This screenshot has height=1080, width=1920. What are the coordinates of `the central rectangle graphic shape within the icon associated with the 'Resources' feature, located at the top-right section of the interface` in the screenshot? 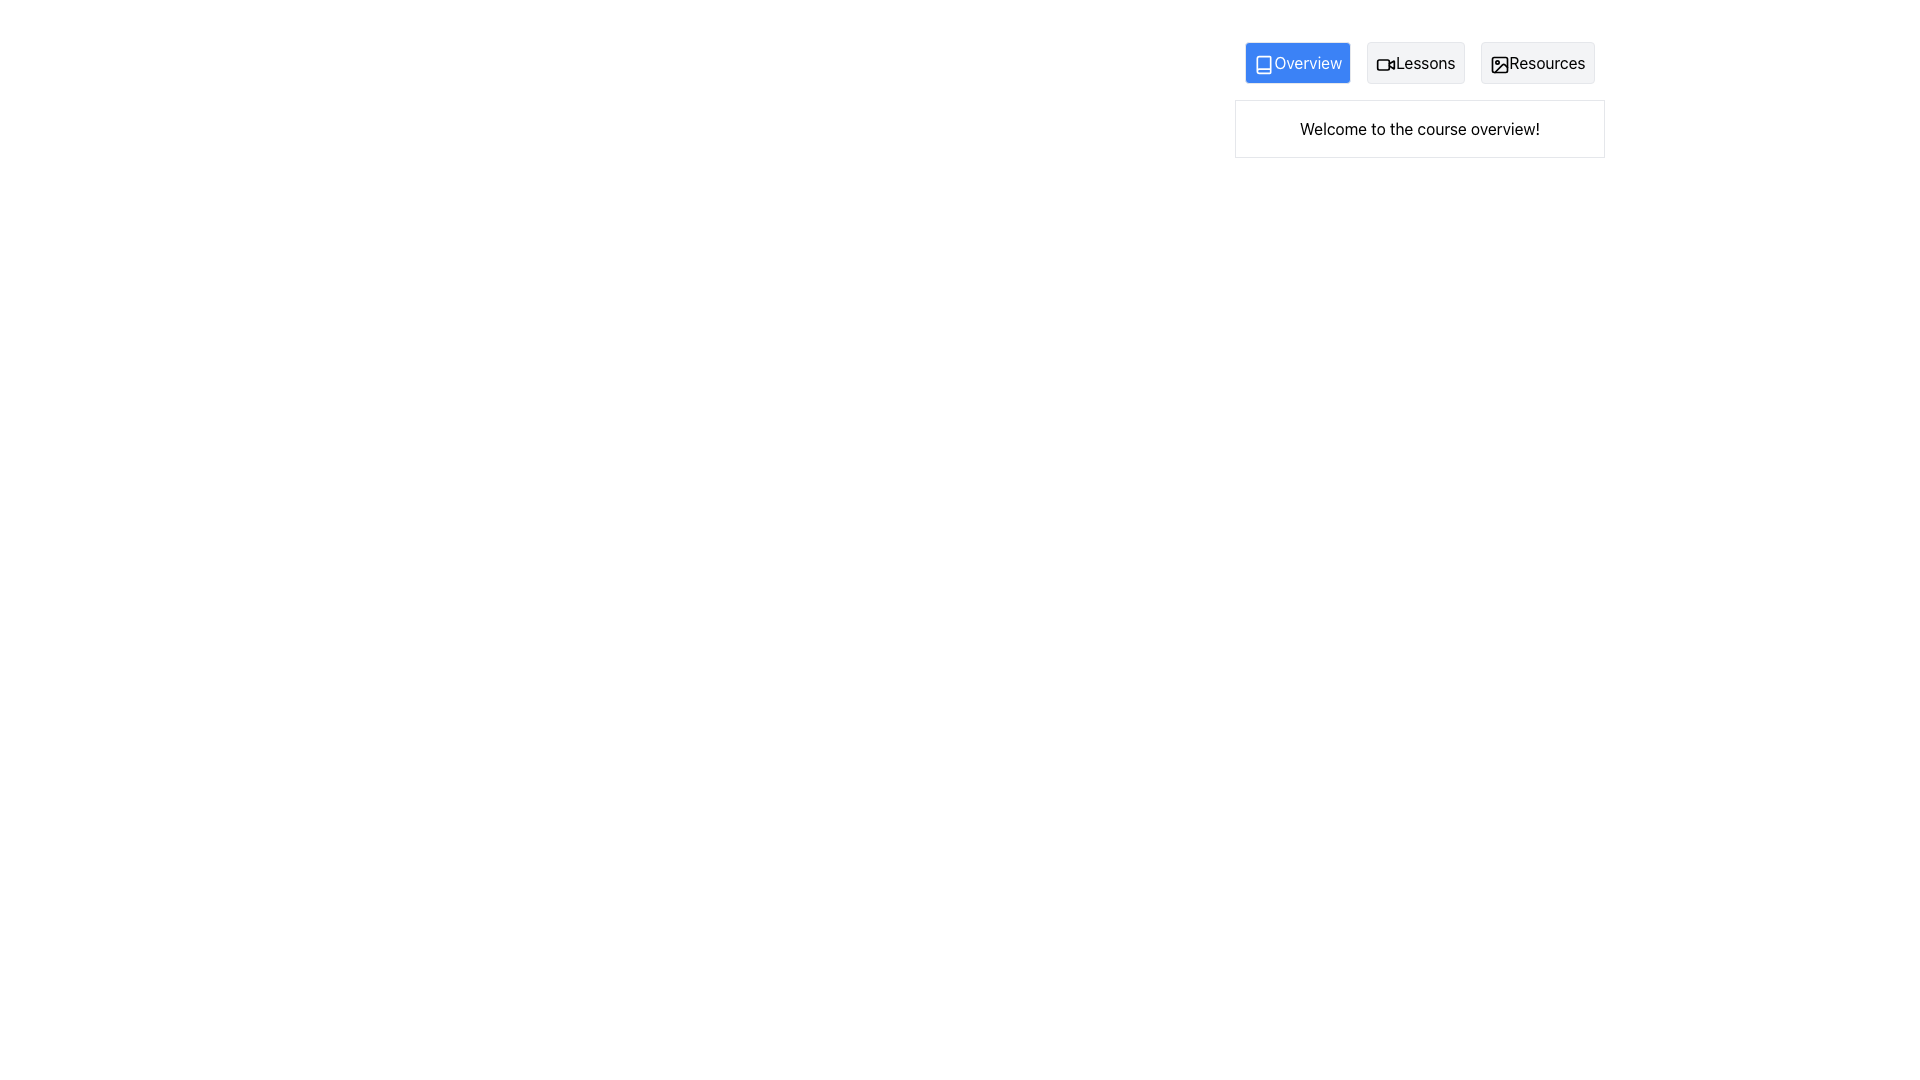 It's located at (1499, 63).